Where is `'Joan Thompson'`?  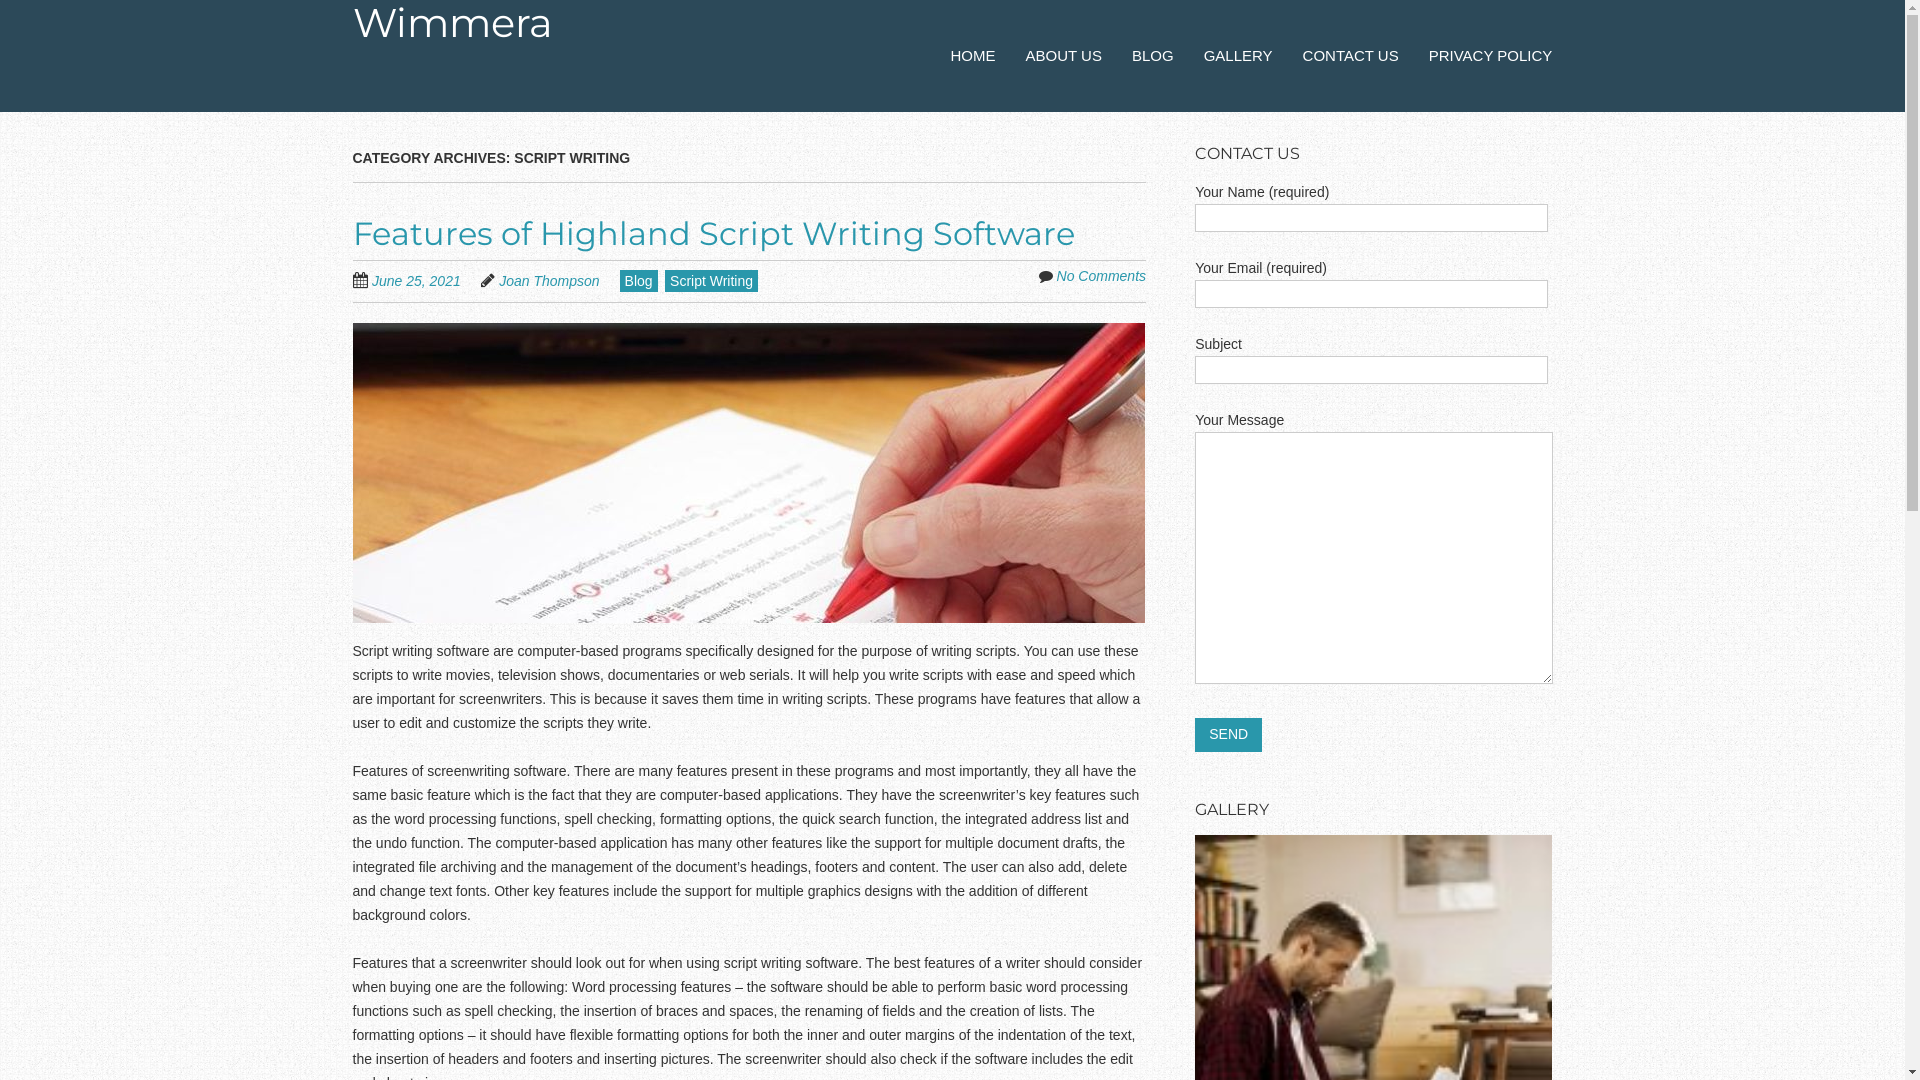
'Joan Thompson' is located at coordinates (548, 281).